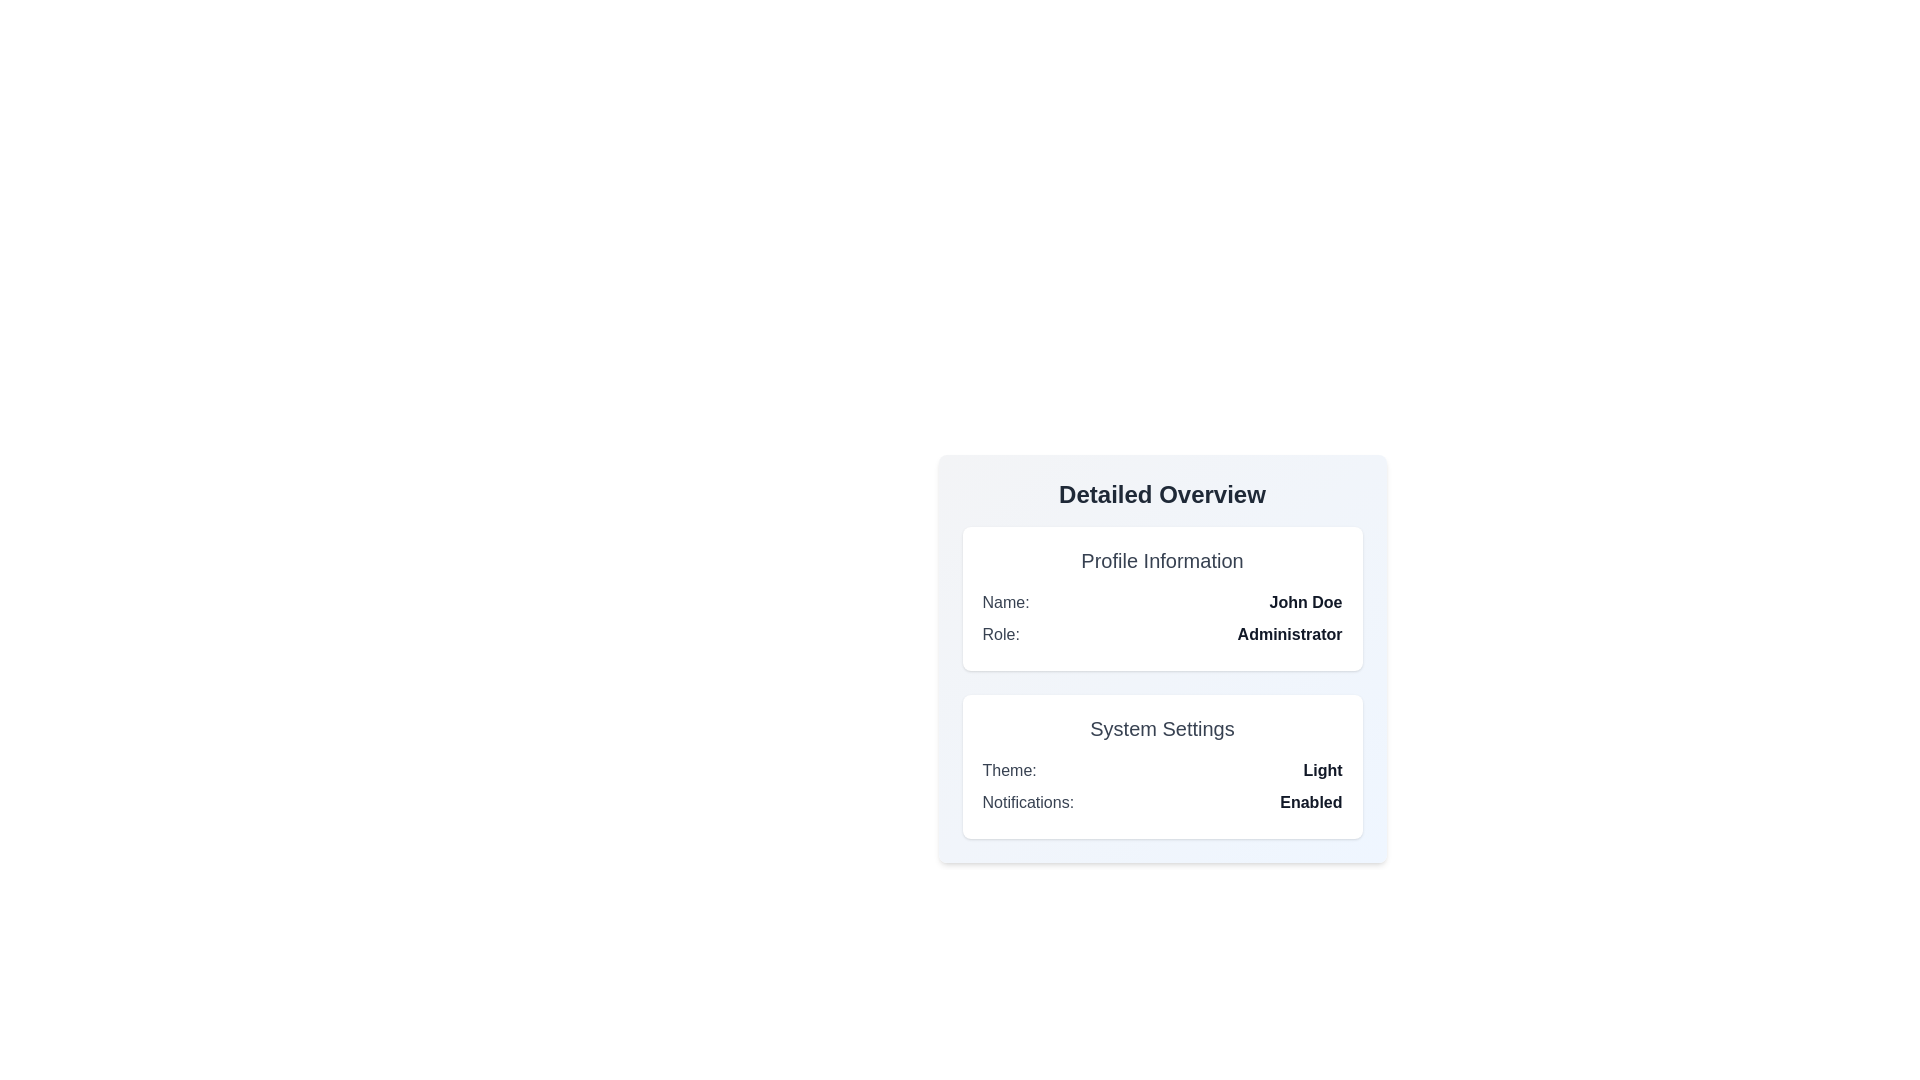 Image resolution: width=1920 pixels, height=1080 pixels. Describe the element at coordinates (1162, 770) in the screenshot. I see `the Labeled value display that shows the setting 'Theme' with the value 'Light' in the 'System Settings' section` at that location.